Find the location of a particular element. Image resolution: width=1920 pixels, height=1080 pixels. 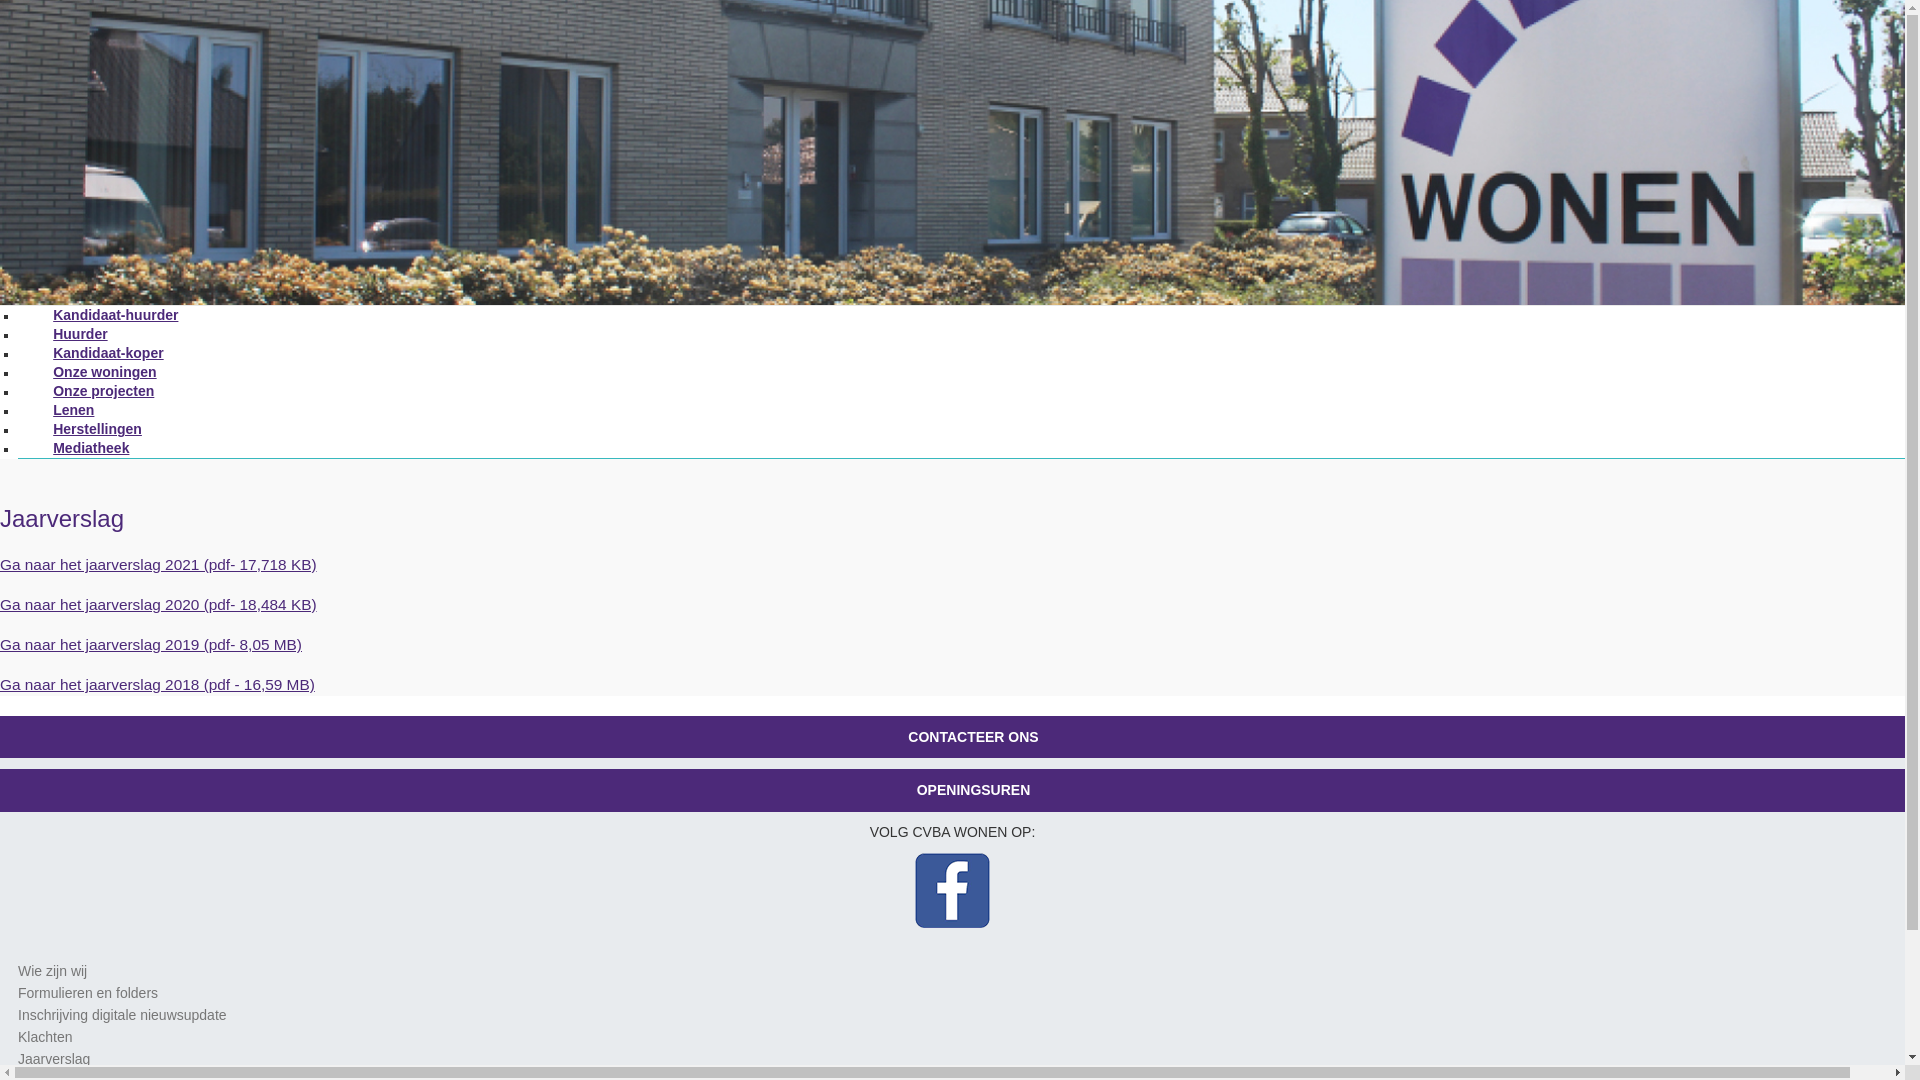

'Klachten' is located at coordinates (44, 1036).